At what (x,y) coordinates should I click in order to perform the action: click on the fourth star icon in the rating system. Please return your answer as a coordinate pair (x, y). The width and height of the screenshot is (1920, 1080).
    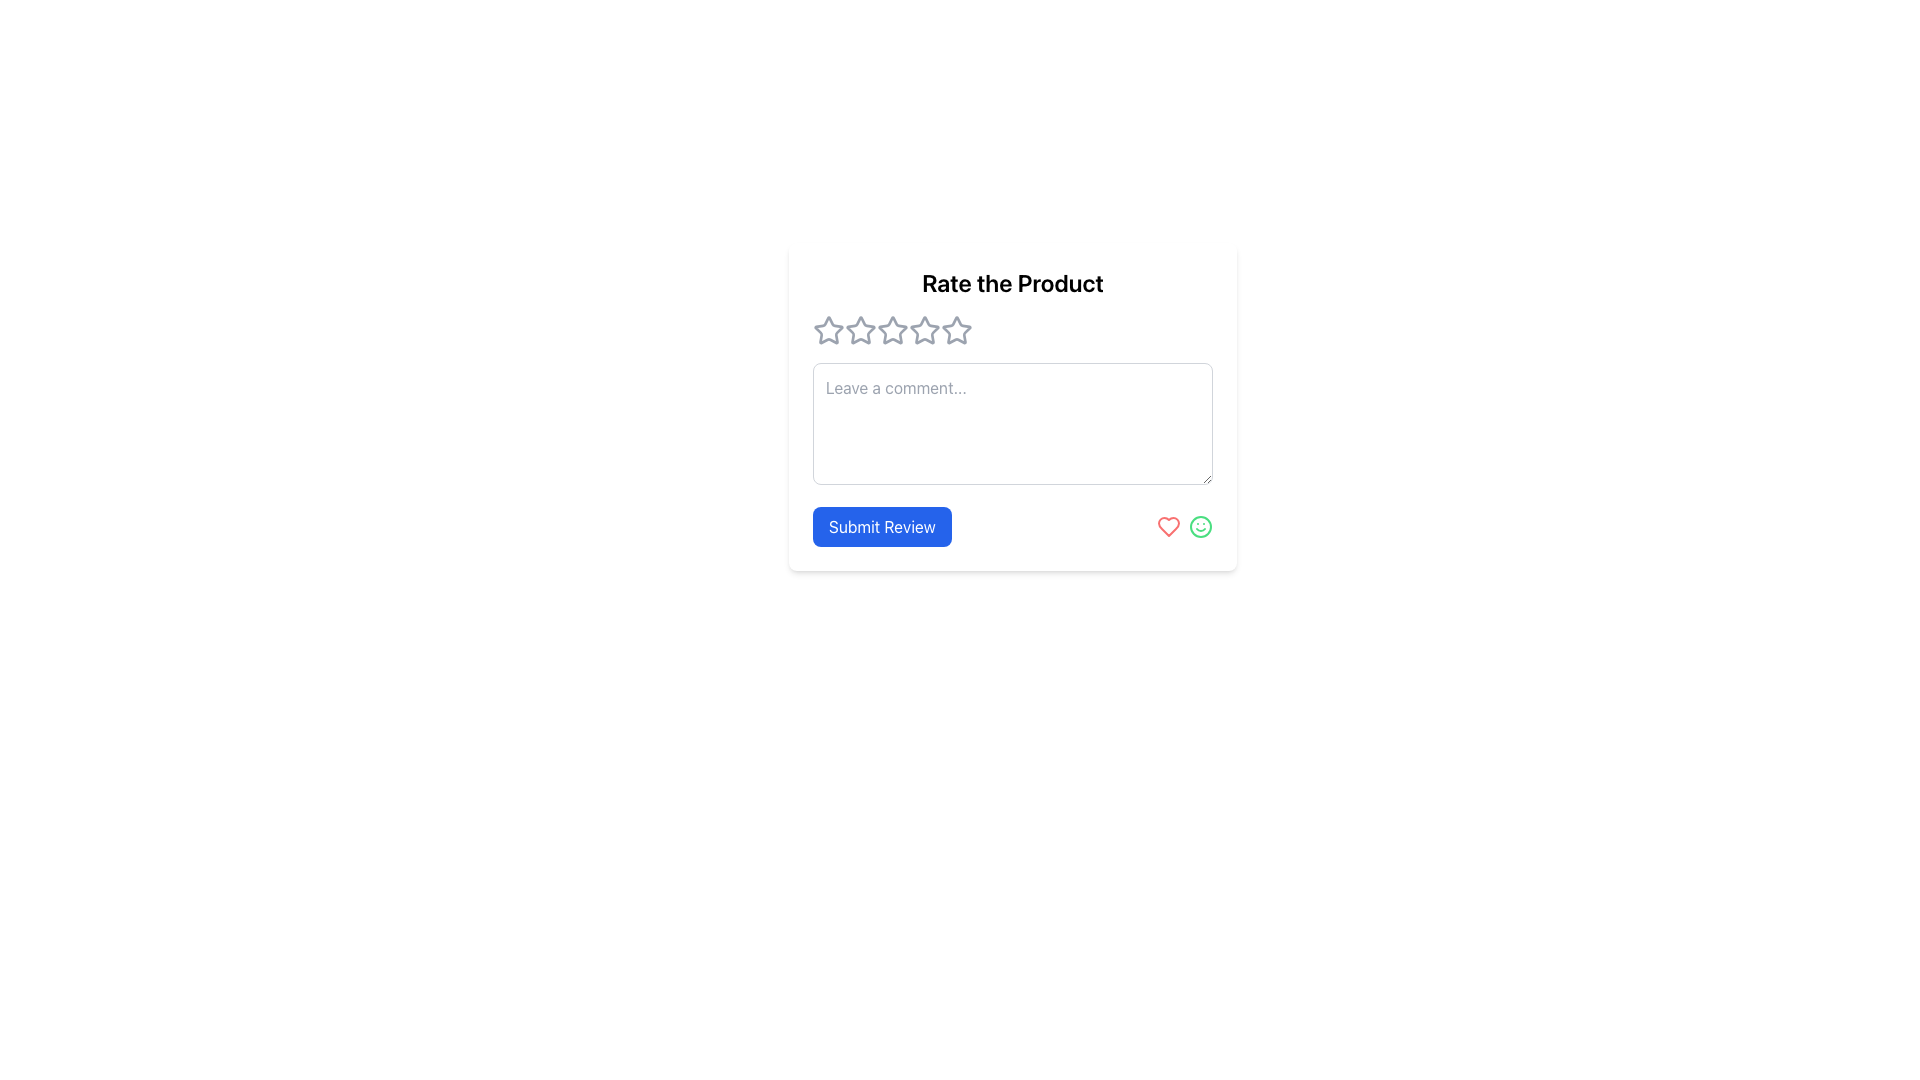
    Looking at the image, I should click on (955, 329).